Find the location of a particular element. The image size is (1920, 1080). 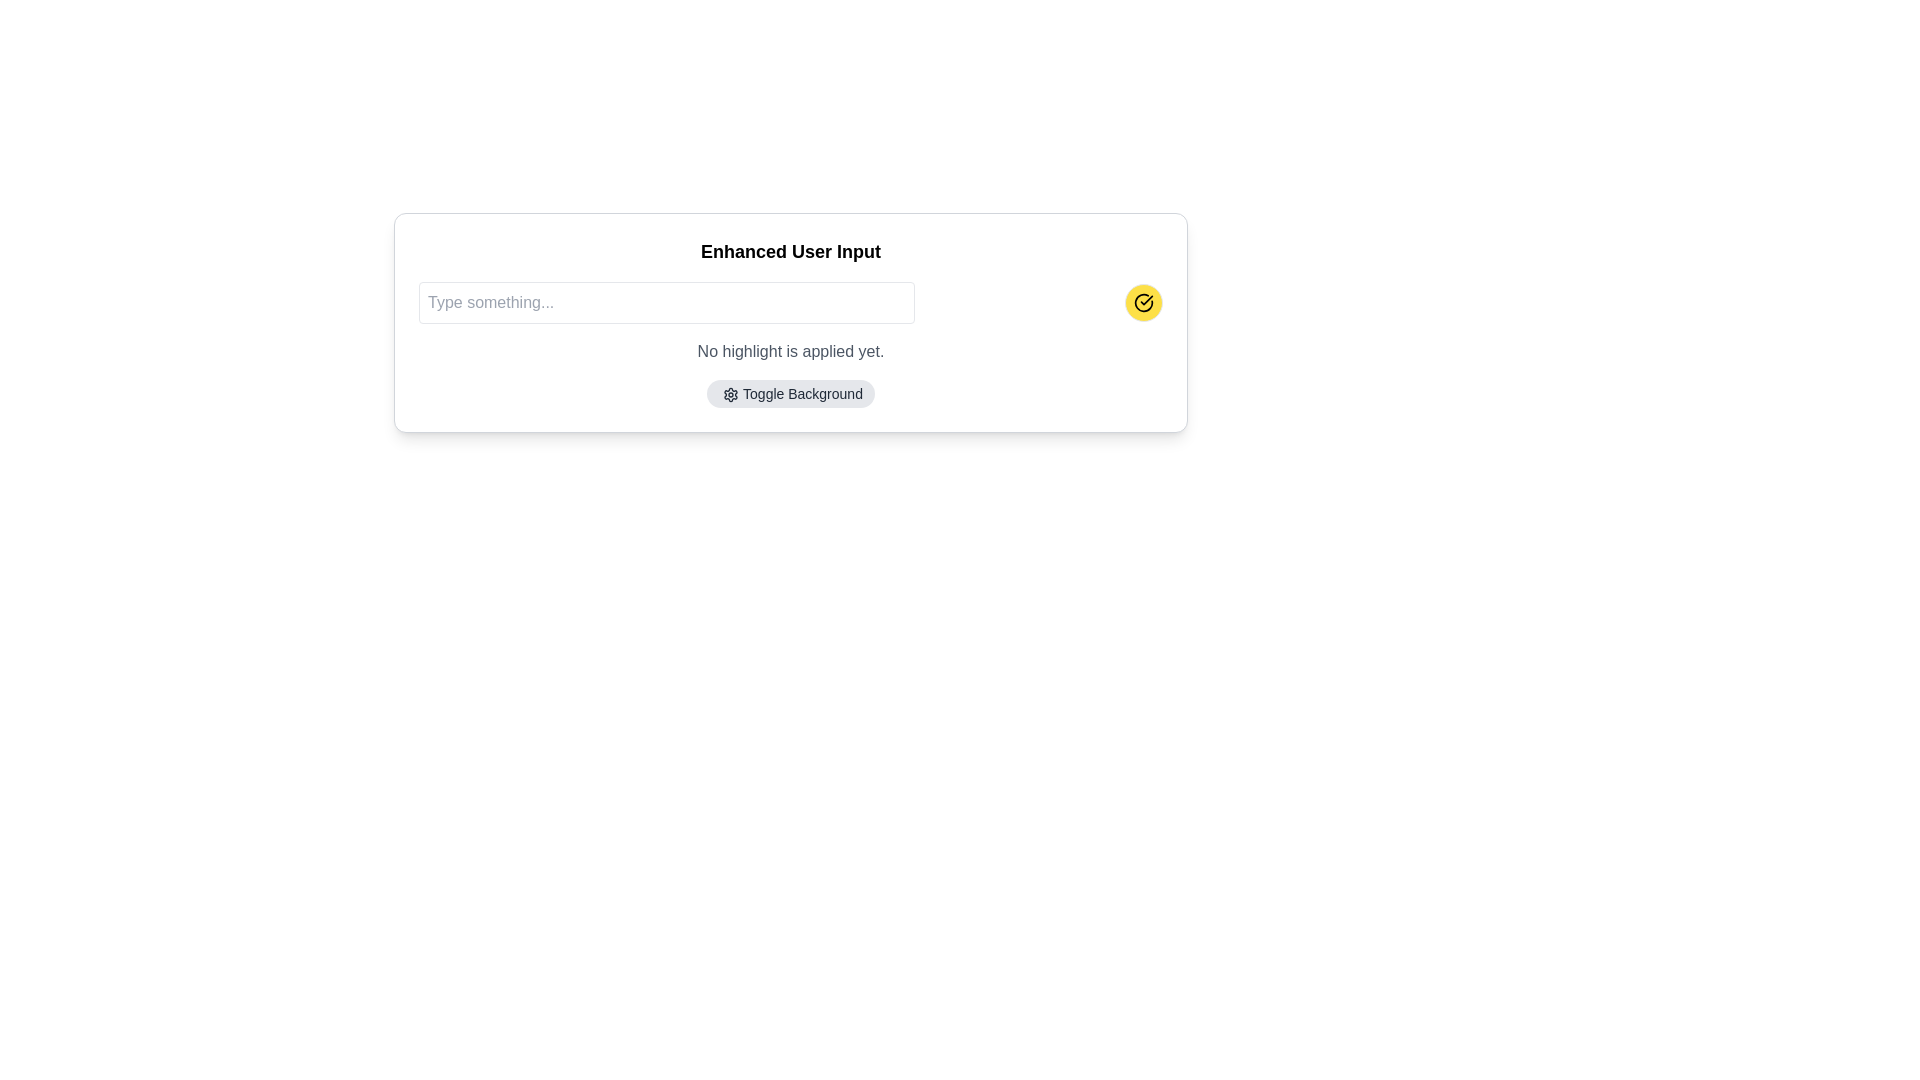

the status Text Label indicating that no highlights are currently applied, which is located underneath the 'Type something...' text input box and above the 'Toggle Background' button is located at coordinates (790, 350).